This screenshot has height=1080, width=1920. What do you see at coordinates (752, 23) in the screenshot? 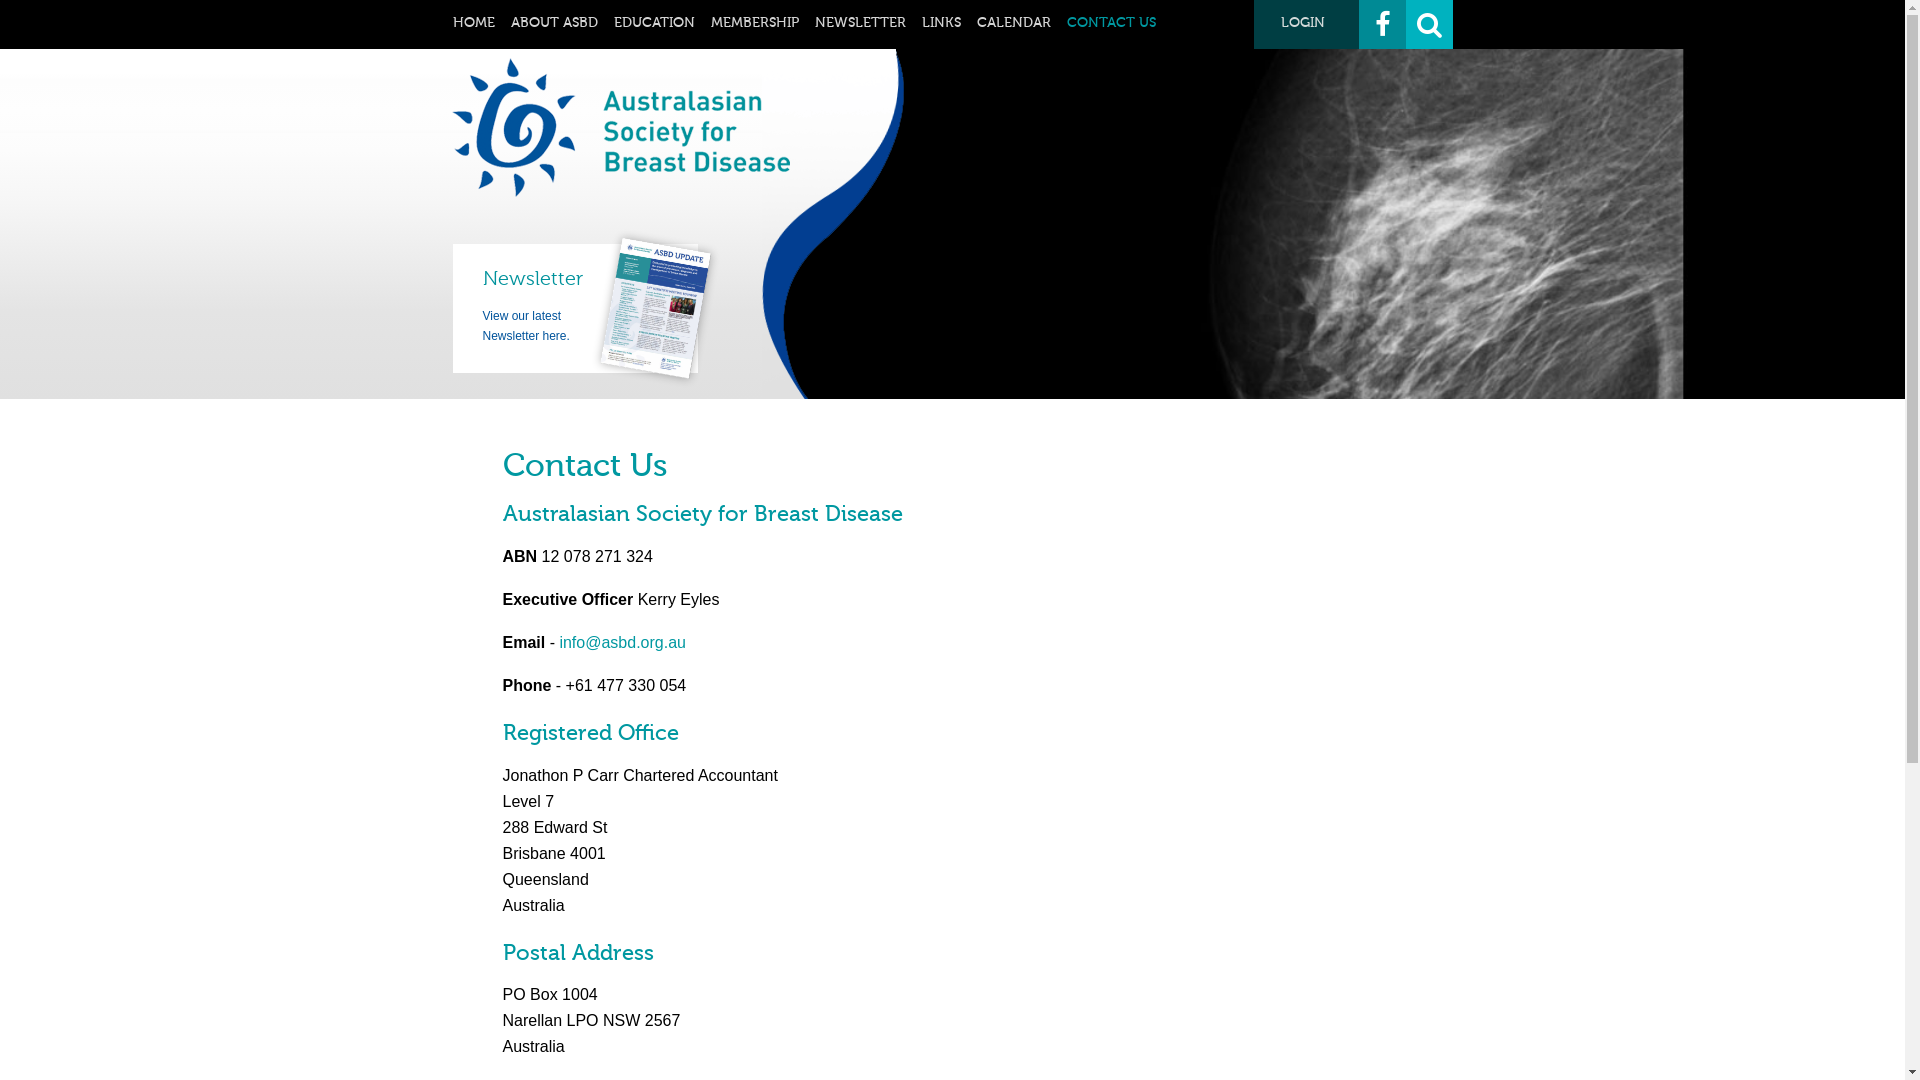
I see `'MEMBERSHIP'` at bounding box center [752, 23].